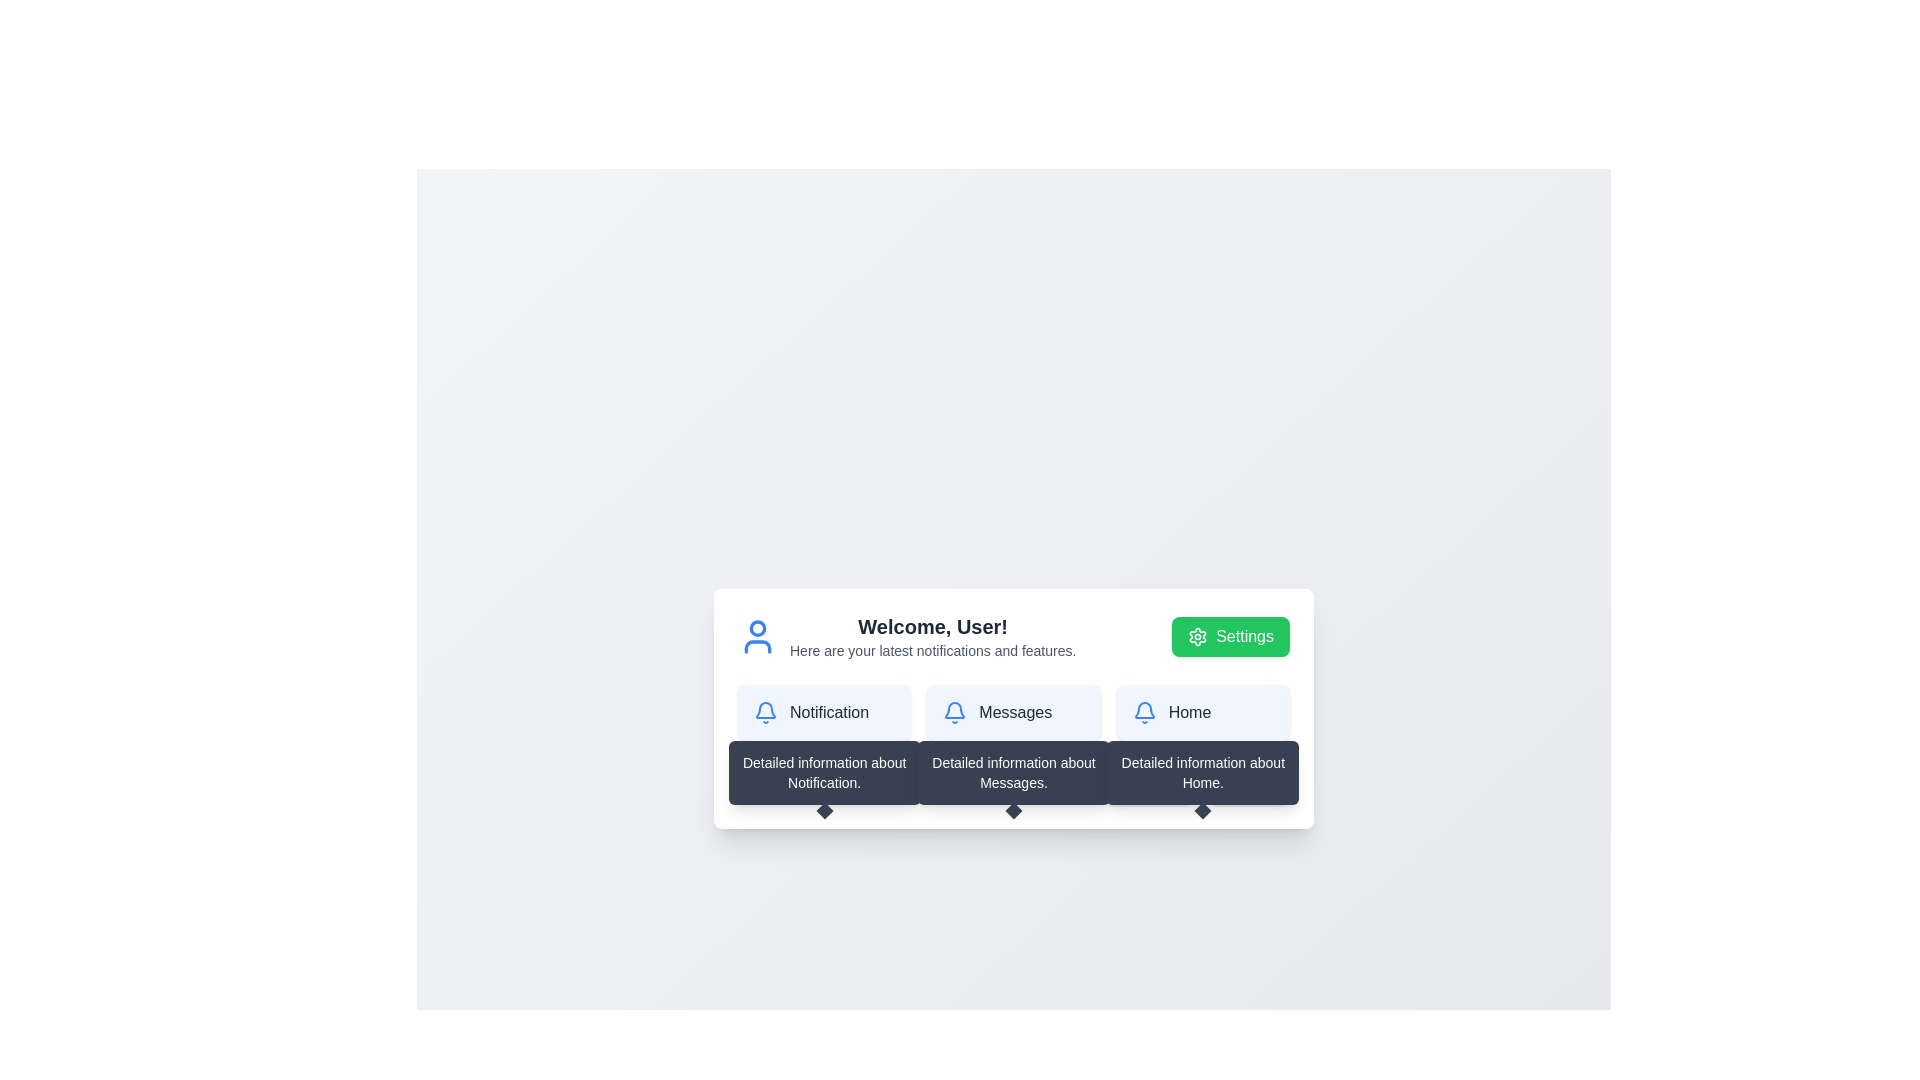  I want to click on the 'Home' text label with an associated blue bell icon in the horizontally-aligned menu, which is the third option following 'Messages', so click(1202, 712).